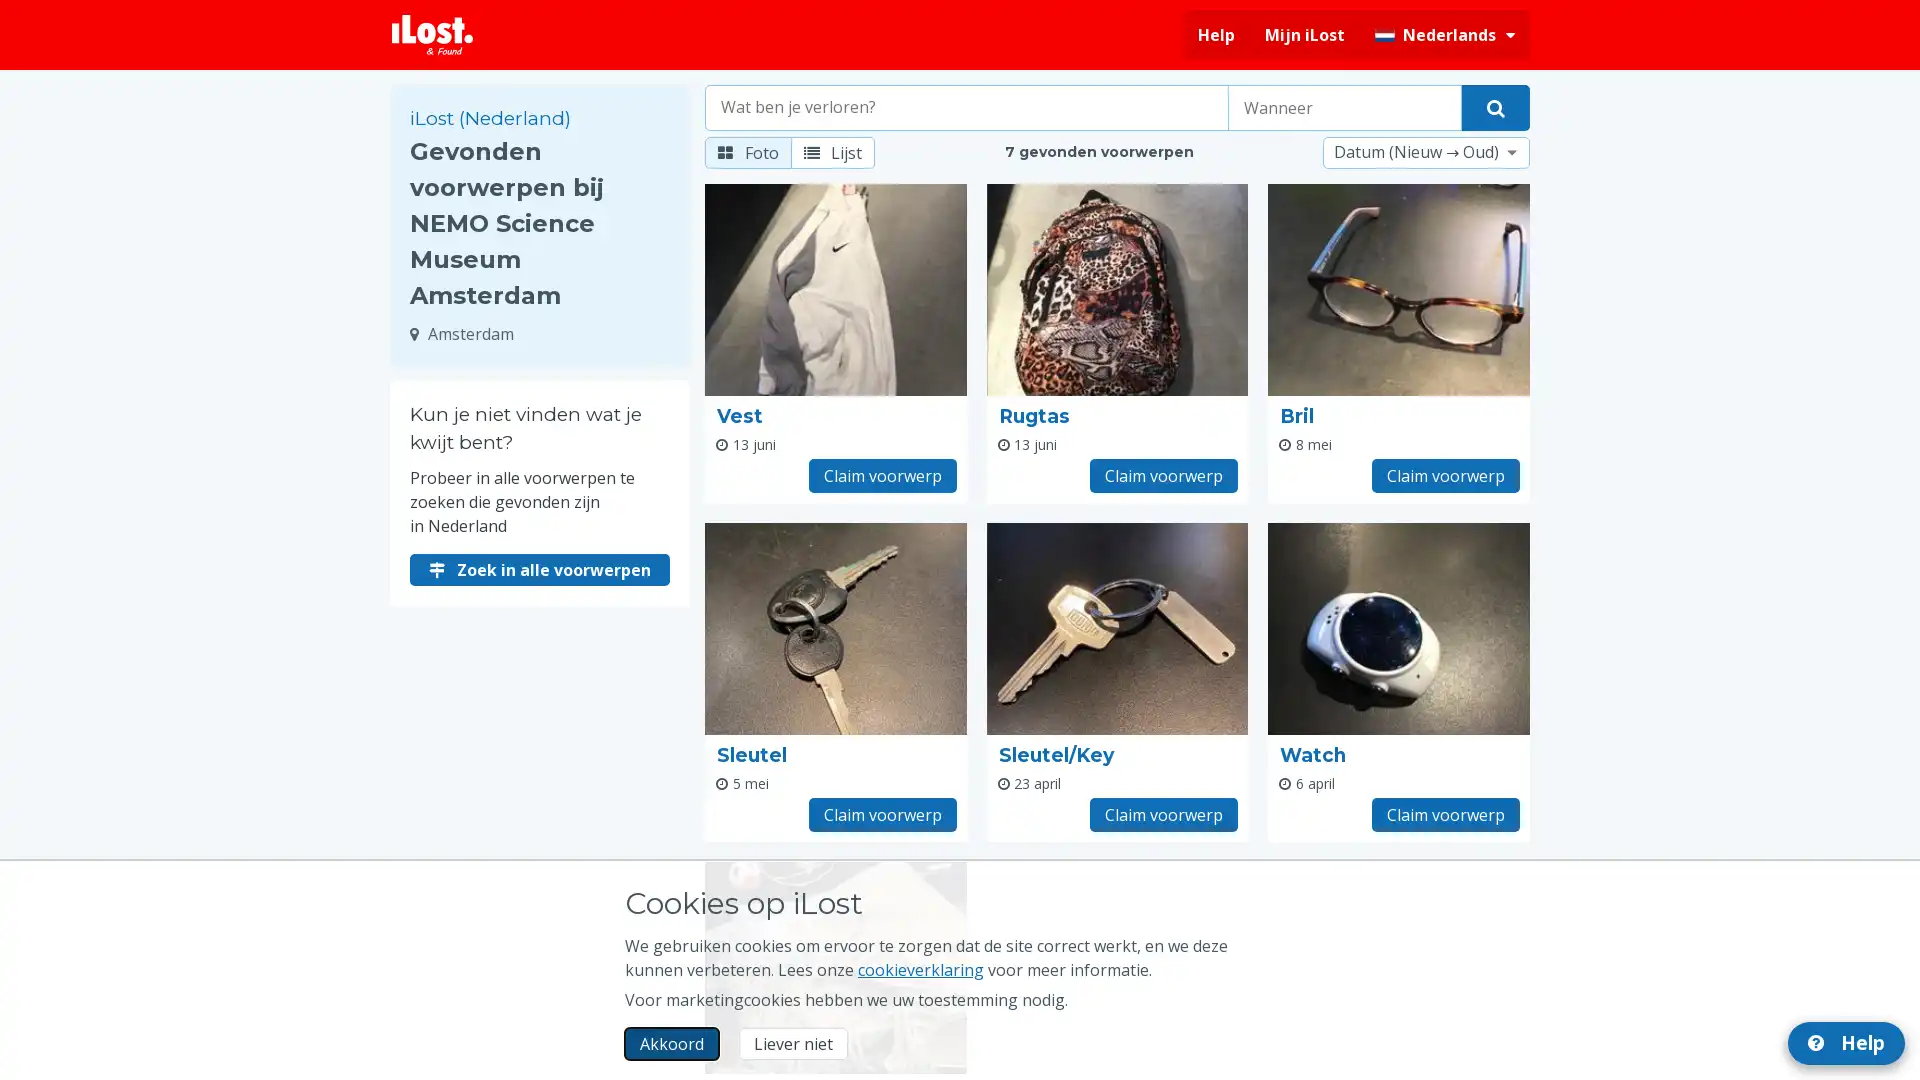 The width and height of the screenshot is (1920, 1080). Describe the element at coordinates (792, 1043) in the screenshot. I see `Liever niet Ik wil niet dat iLost marketingcookies gebruikt` at that location.